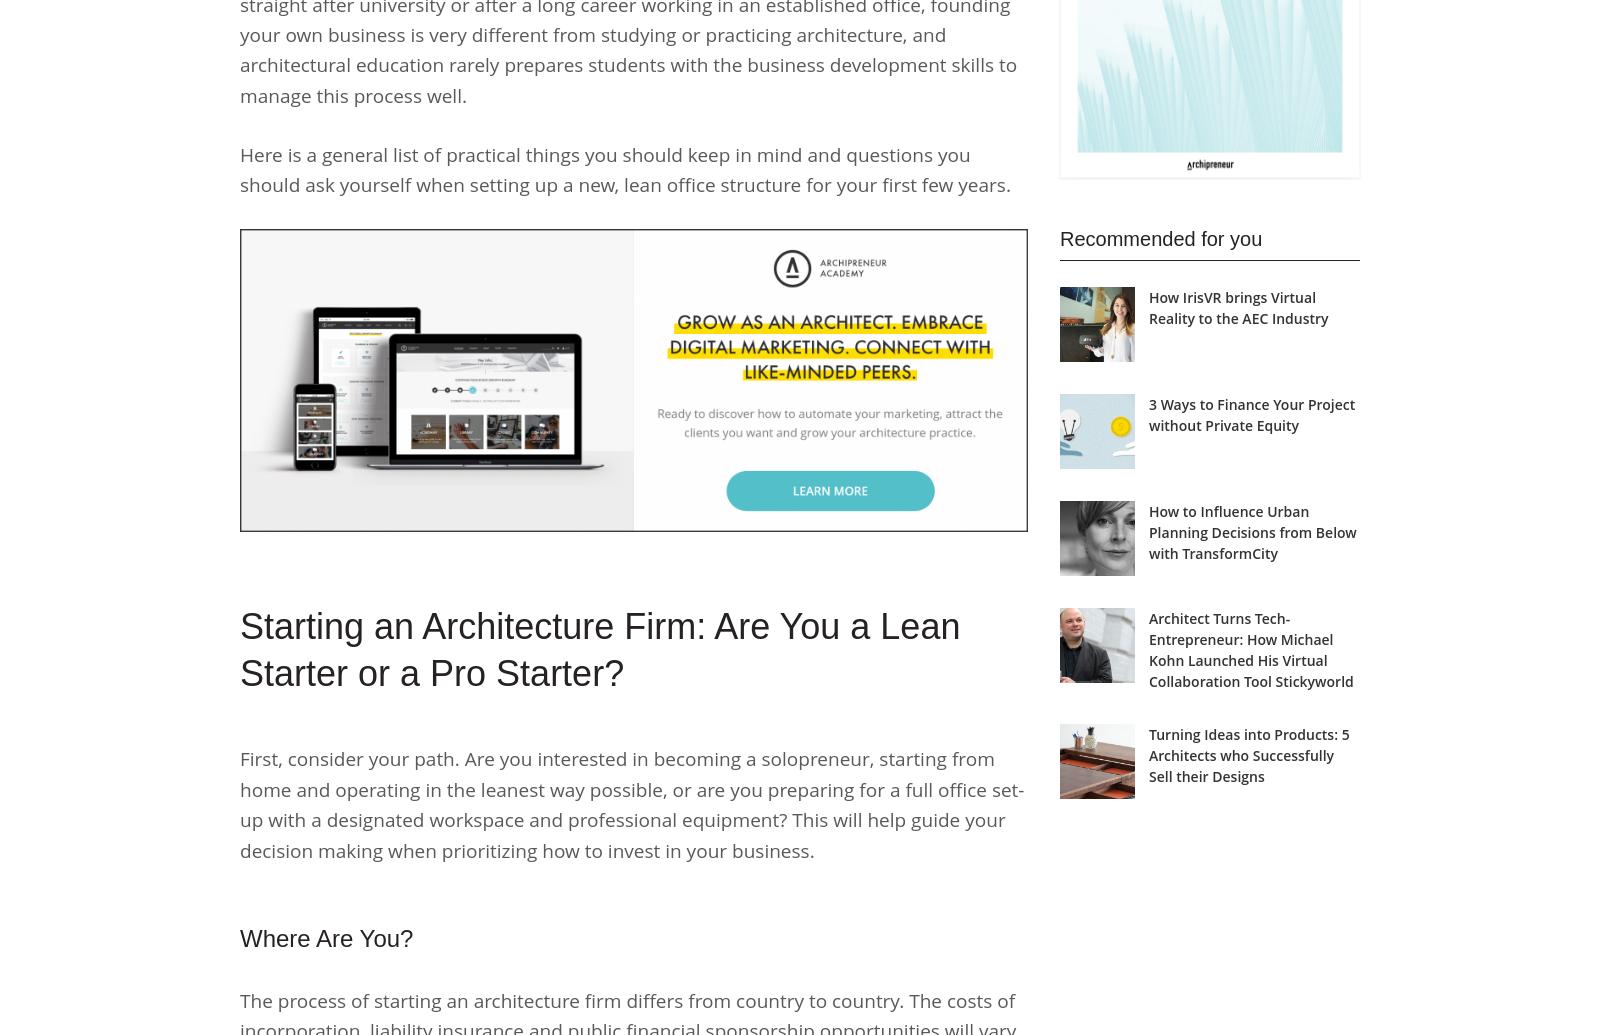 The height and width of the screenshot is (1035, 1600). Describe the element at coordinates (624, 169) in the screenshot. I see `'Here is a general list of practical things you should keep in mind and questions you should ask yourself when setting up a new, lean office structure for your first few years.'` at that location.